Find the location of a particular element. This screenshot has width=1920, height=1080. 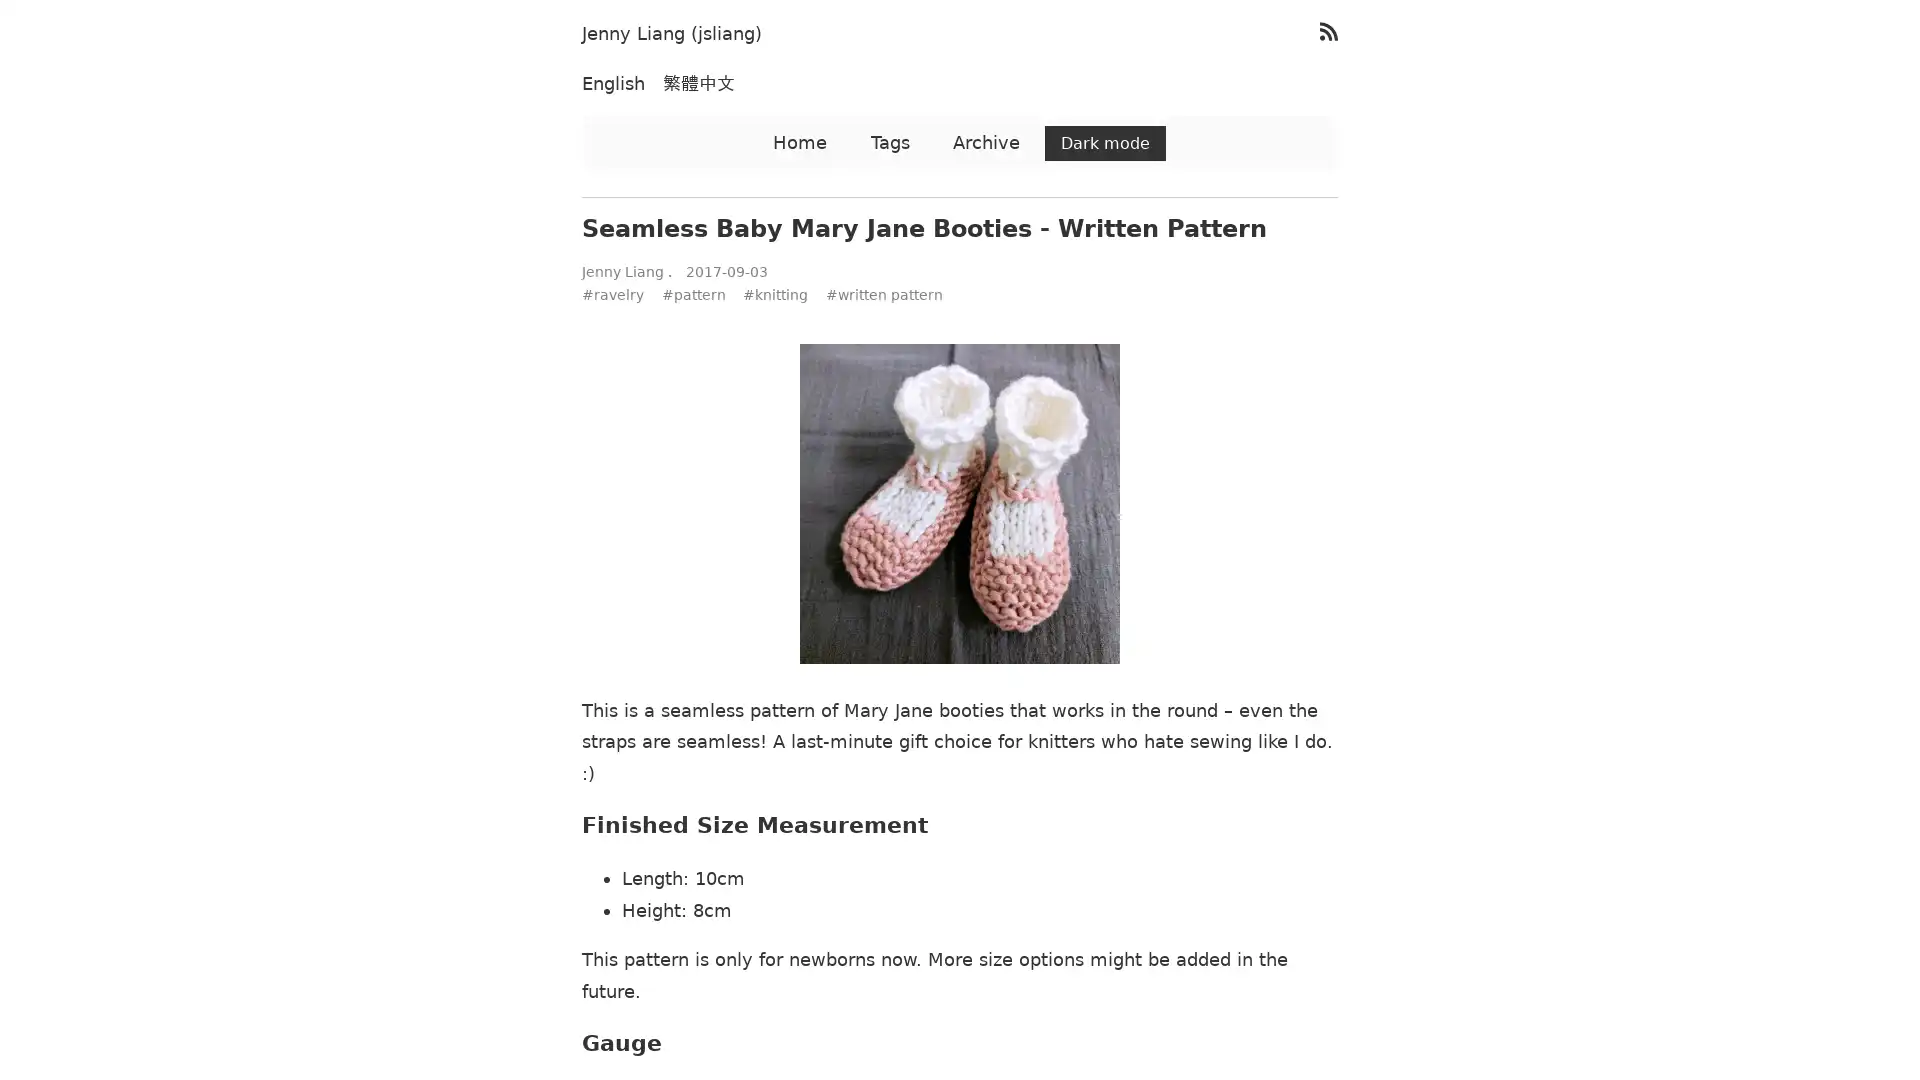

Dark mode is located at coordinates (1104, 142).